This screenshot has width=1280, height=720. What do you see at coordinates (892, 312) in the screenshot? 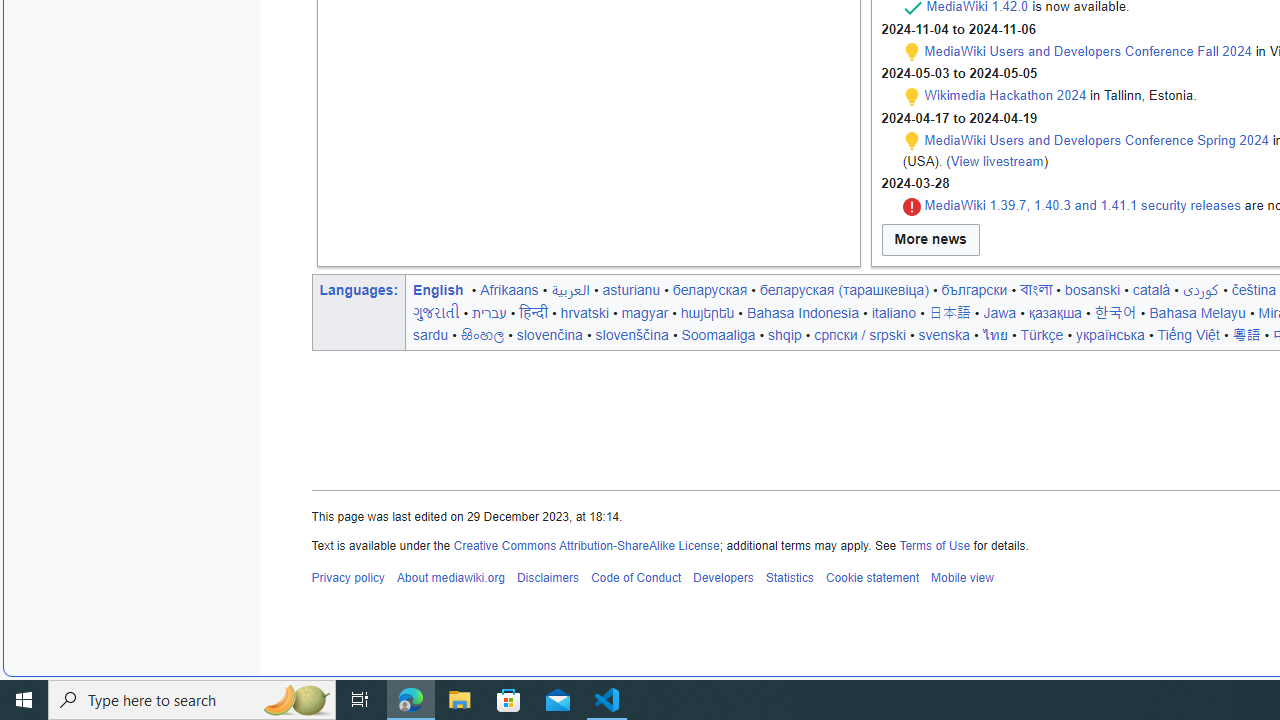
I see `'italiano'` at bounding box center [892, 312].